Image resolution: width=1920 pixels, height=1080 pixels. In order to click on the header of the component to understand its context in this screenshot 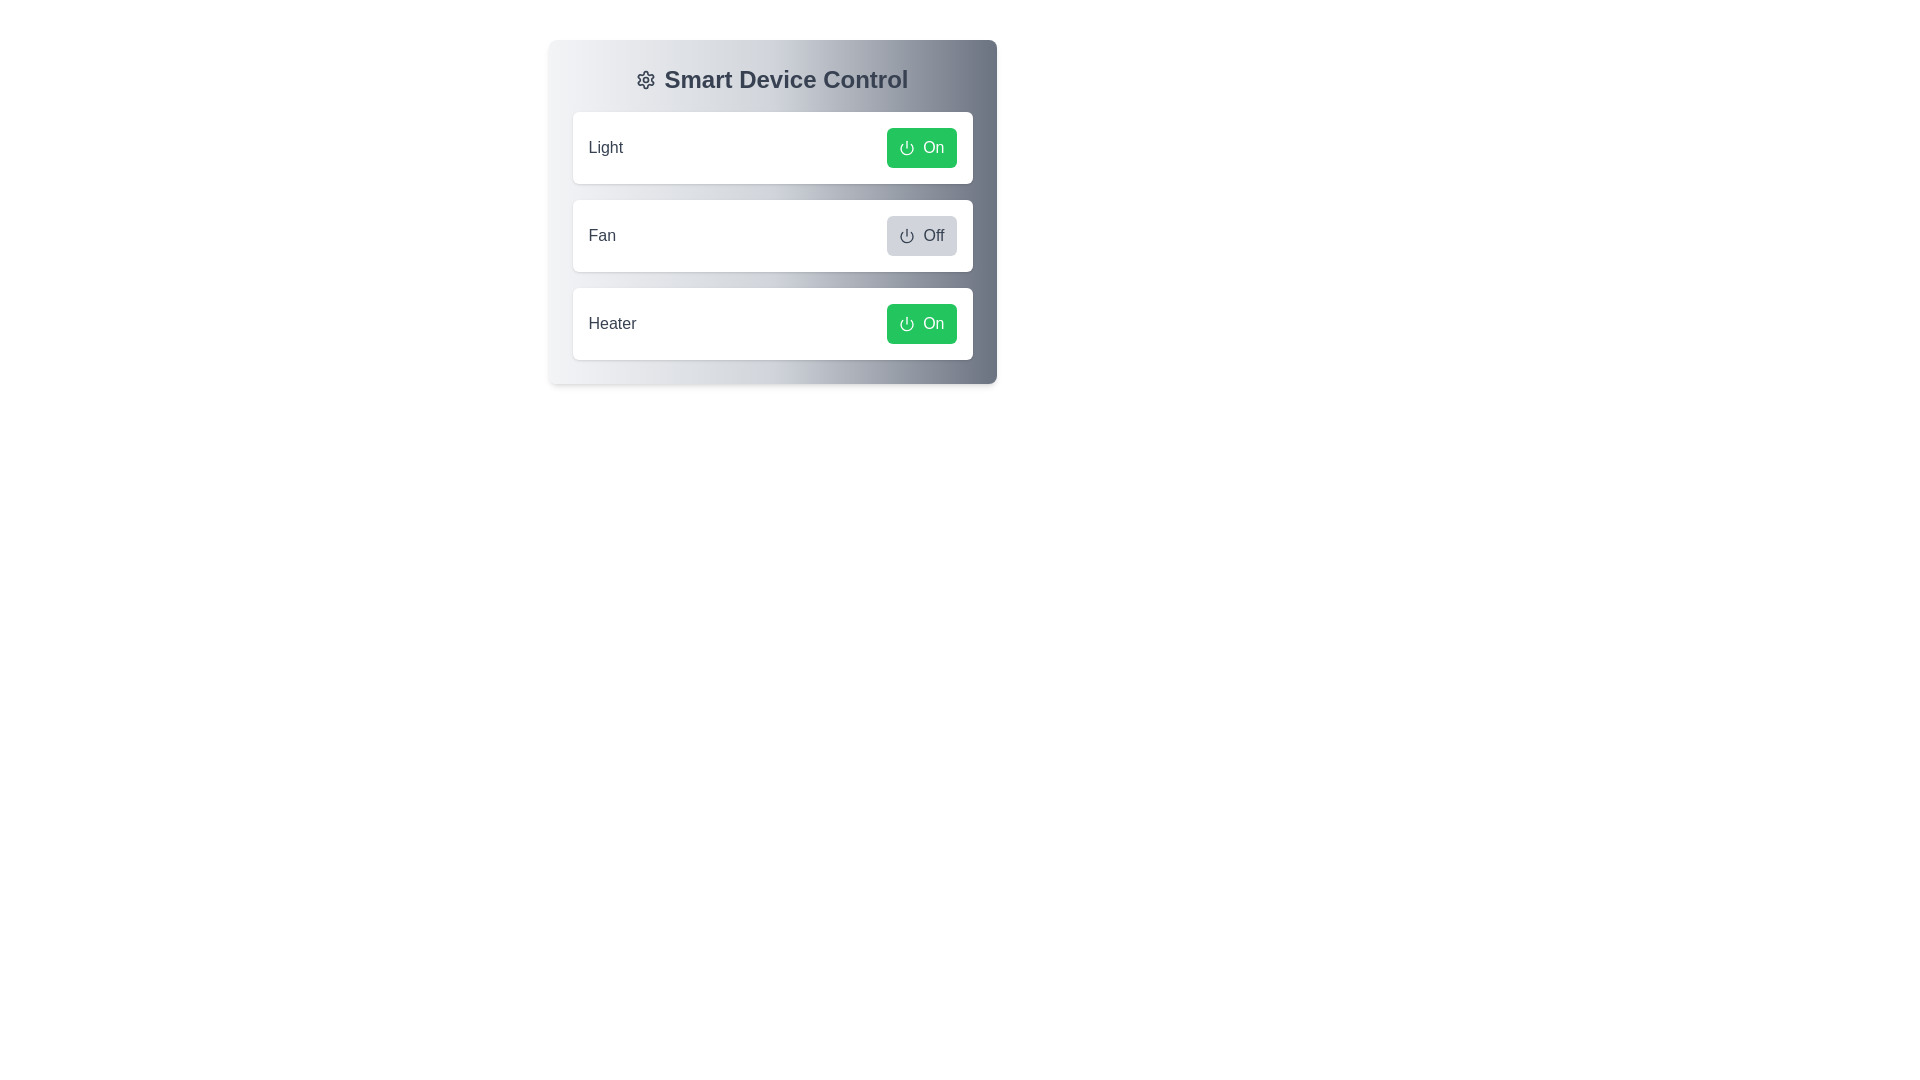, I will do `click(771, 79)`.